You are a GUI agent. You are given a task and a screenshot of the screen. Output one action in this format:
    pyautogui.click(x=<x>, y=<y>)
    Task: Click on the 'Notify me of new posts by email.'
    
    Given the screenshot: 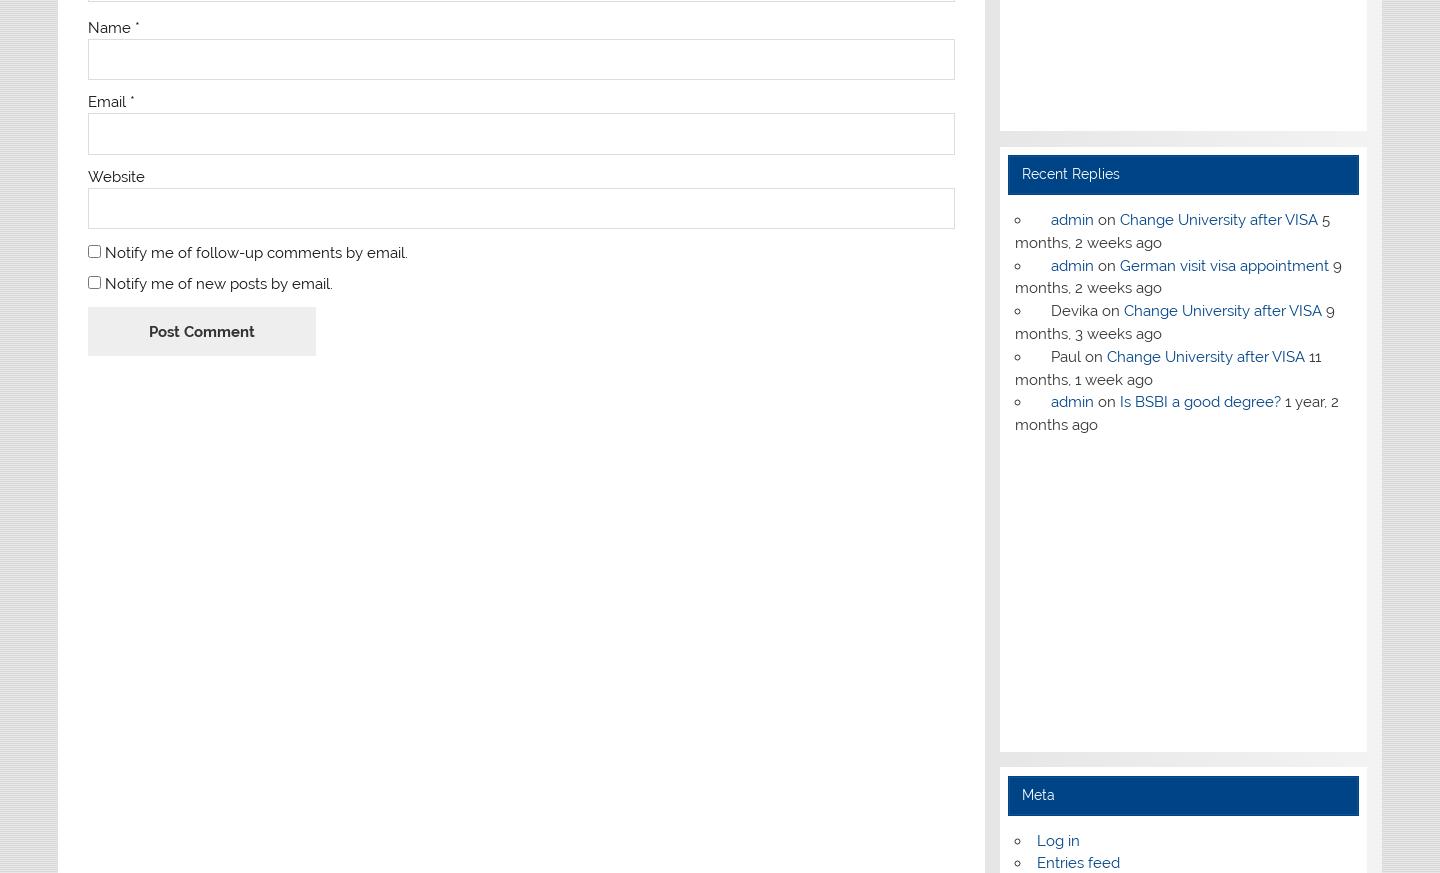 What is the action you would take?
    pyautogui.click(x=218, y=283)
    